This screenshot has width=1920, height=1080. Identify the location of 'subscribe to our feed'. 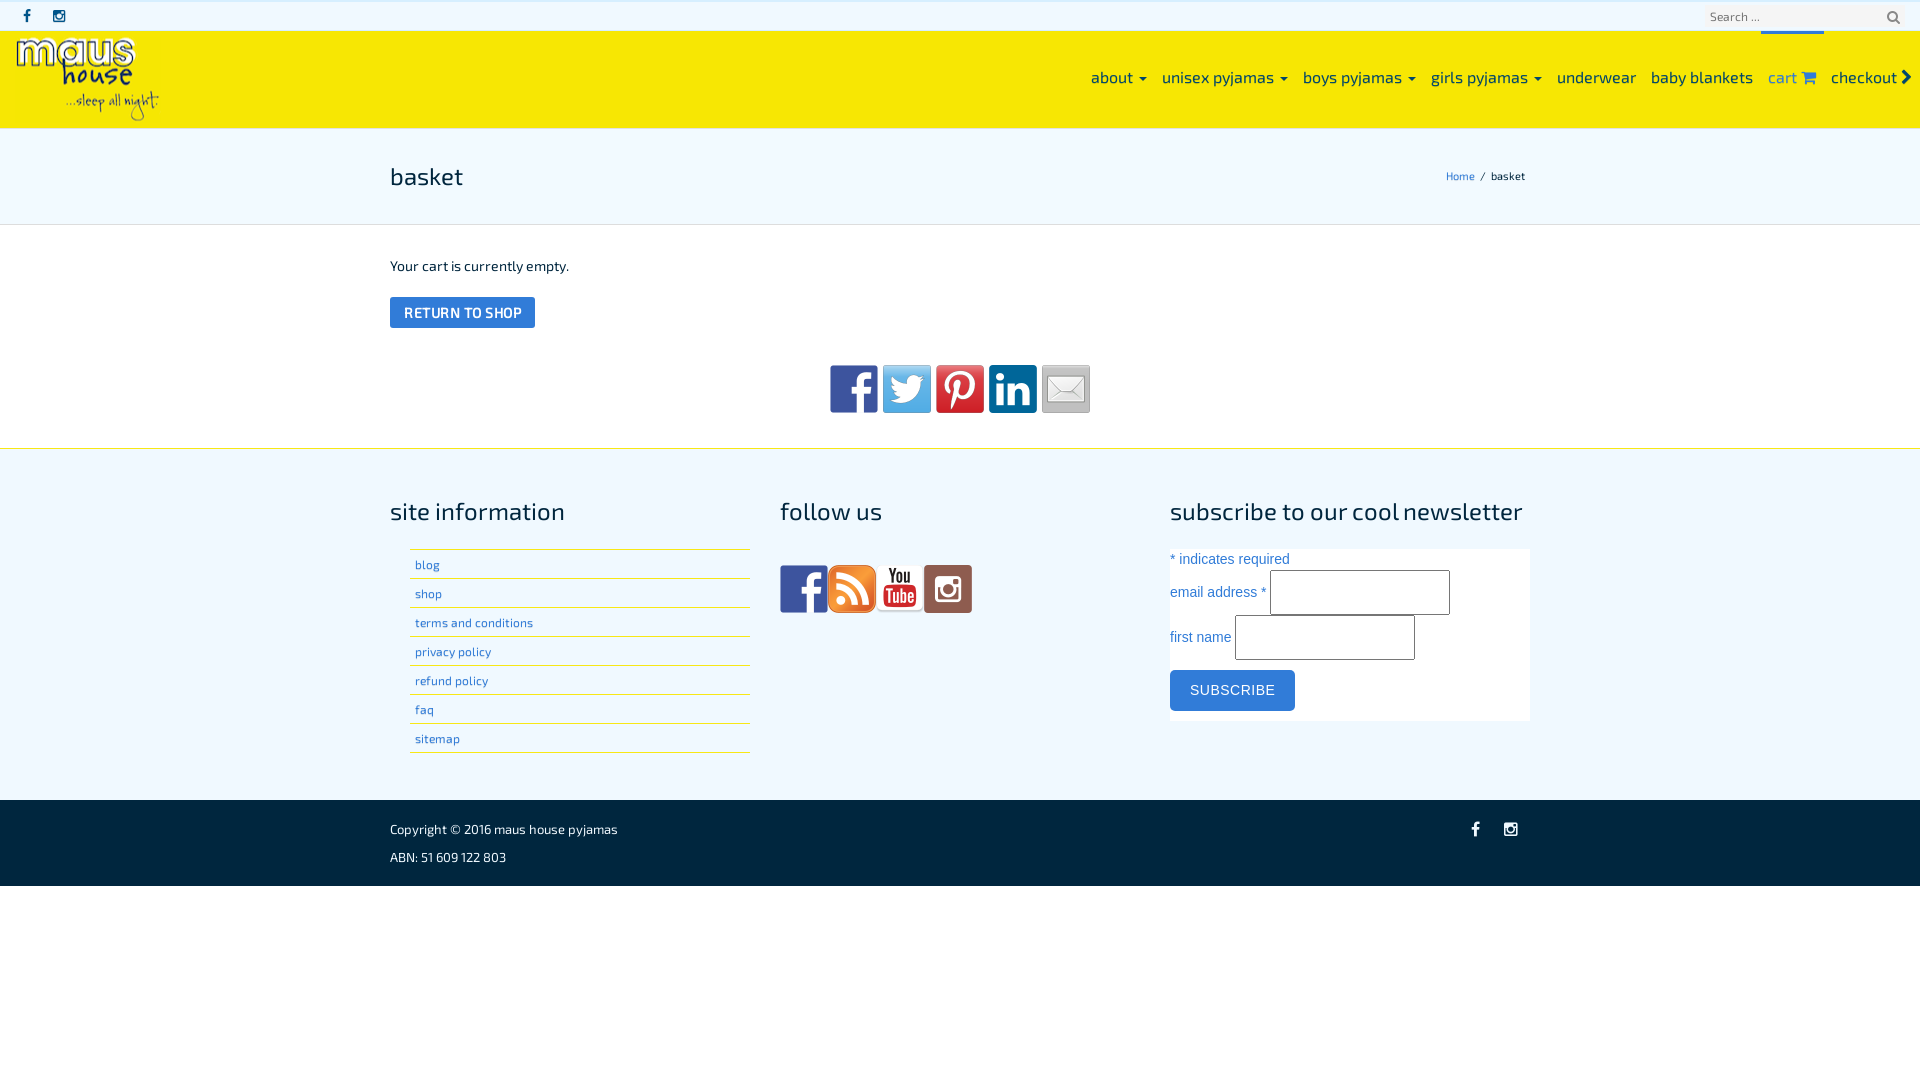
(851, 588).